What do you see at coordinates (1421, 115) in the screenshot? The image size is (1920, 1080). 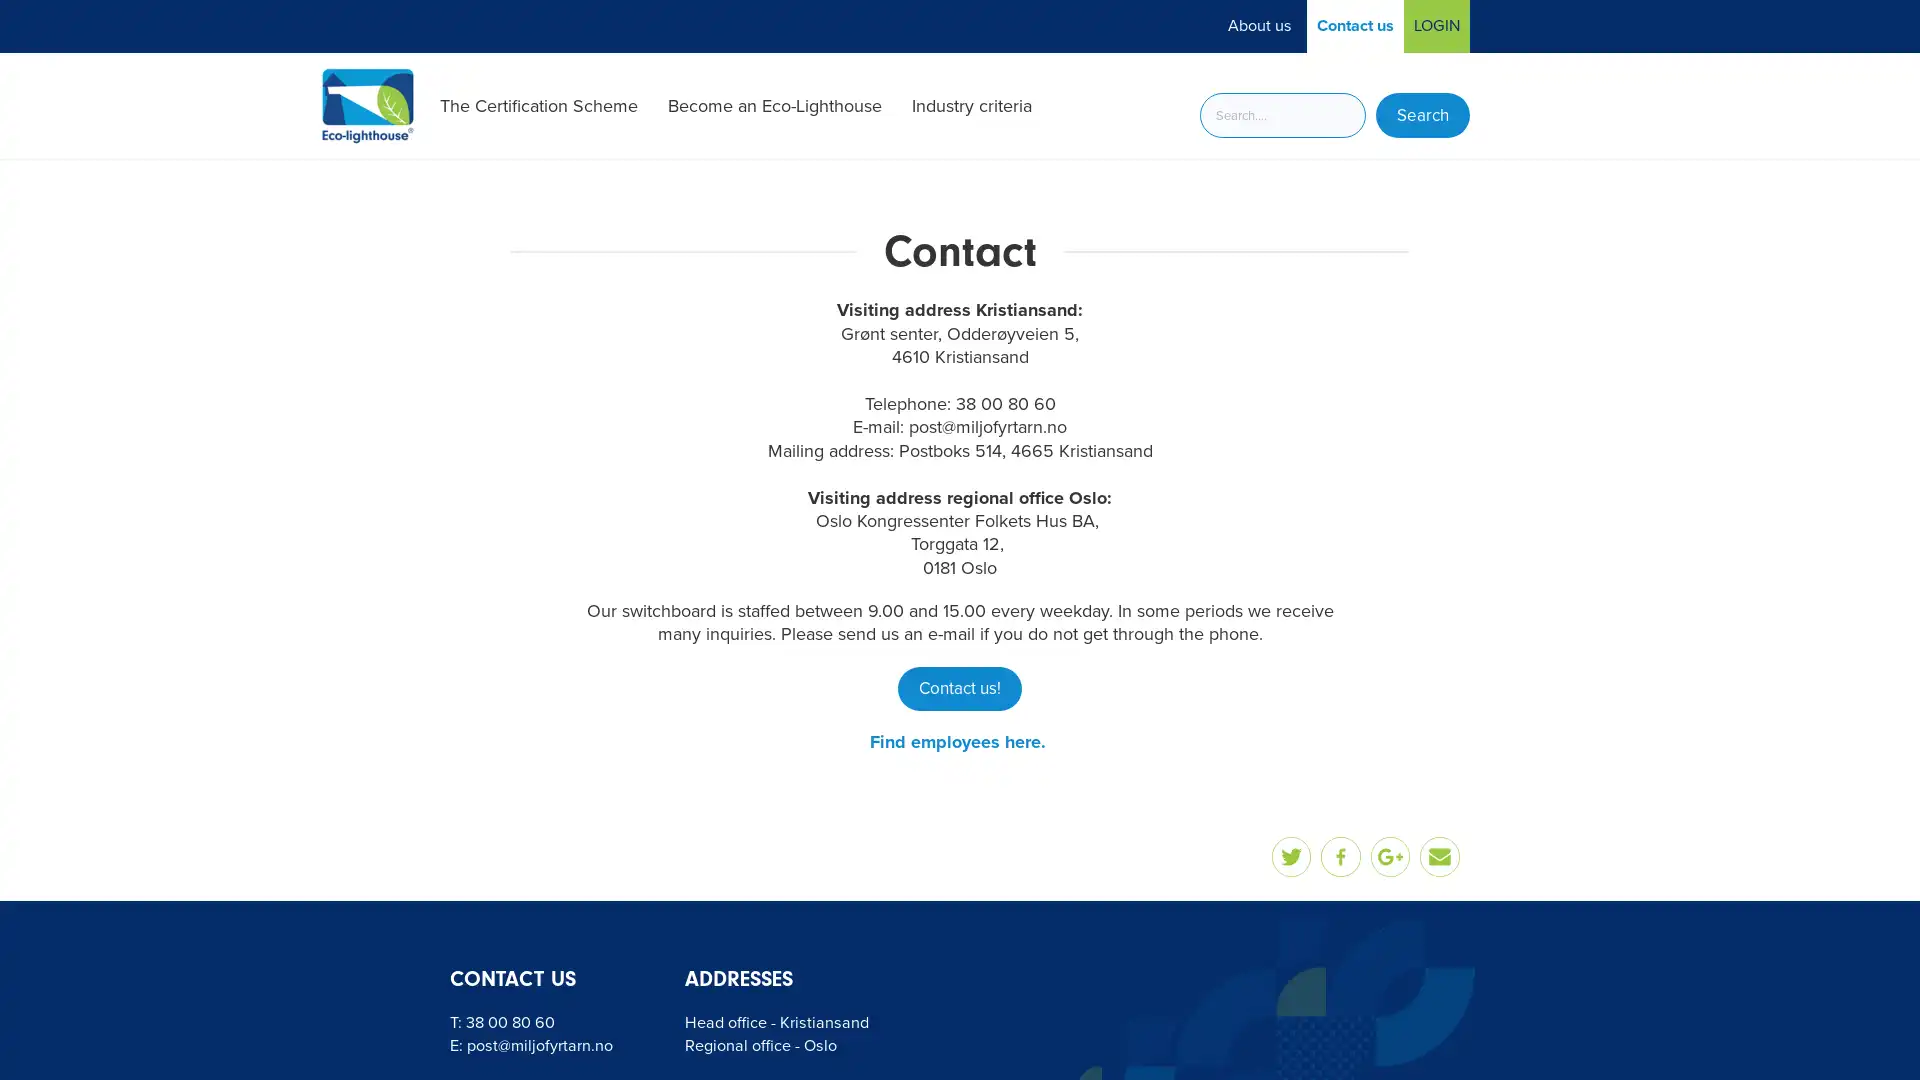 I see `Search` at bounding box center [1421, 115].